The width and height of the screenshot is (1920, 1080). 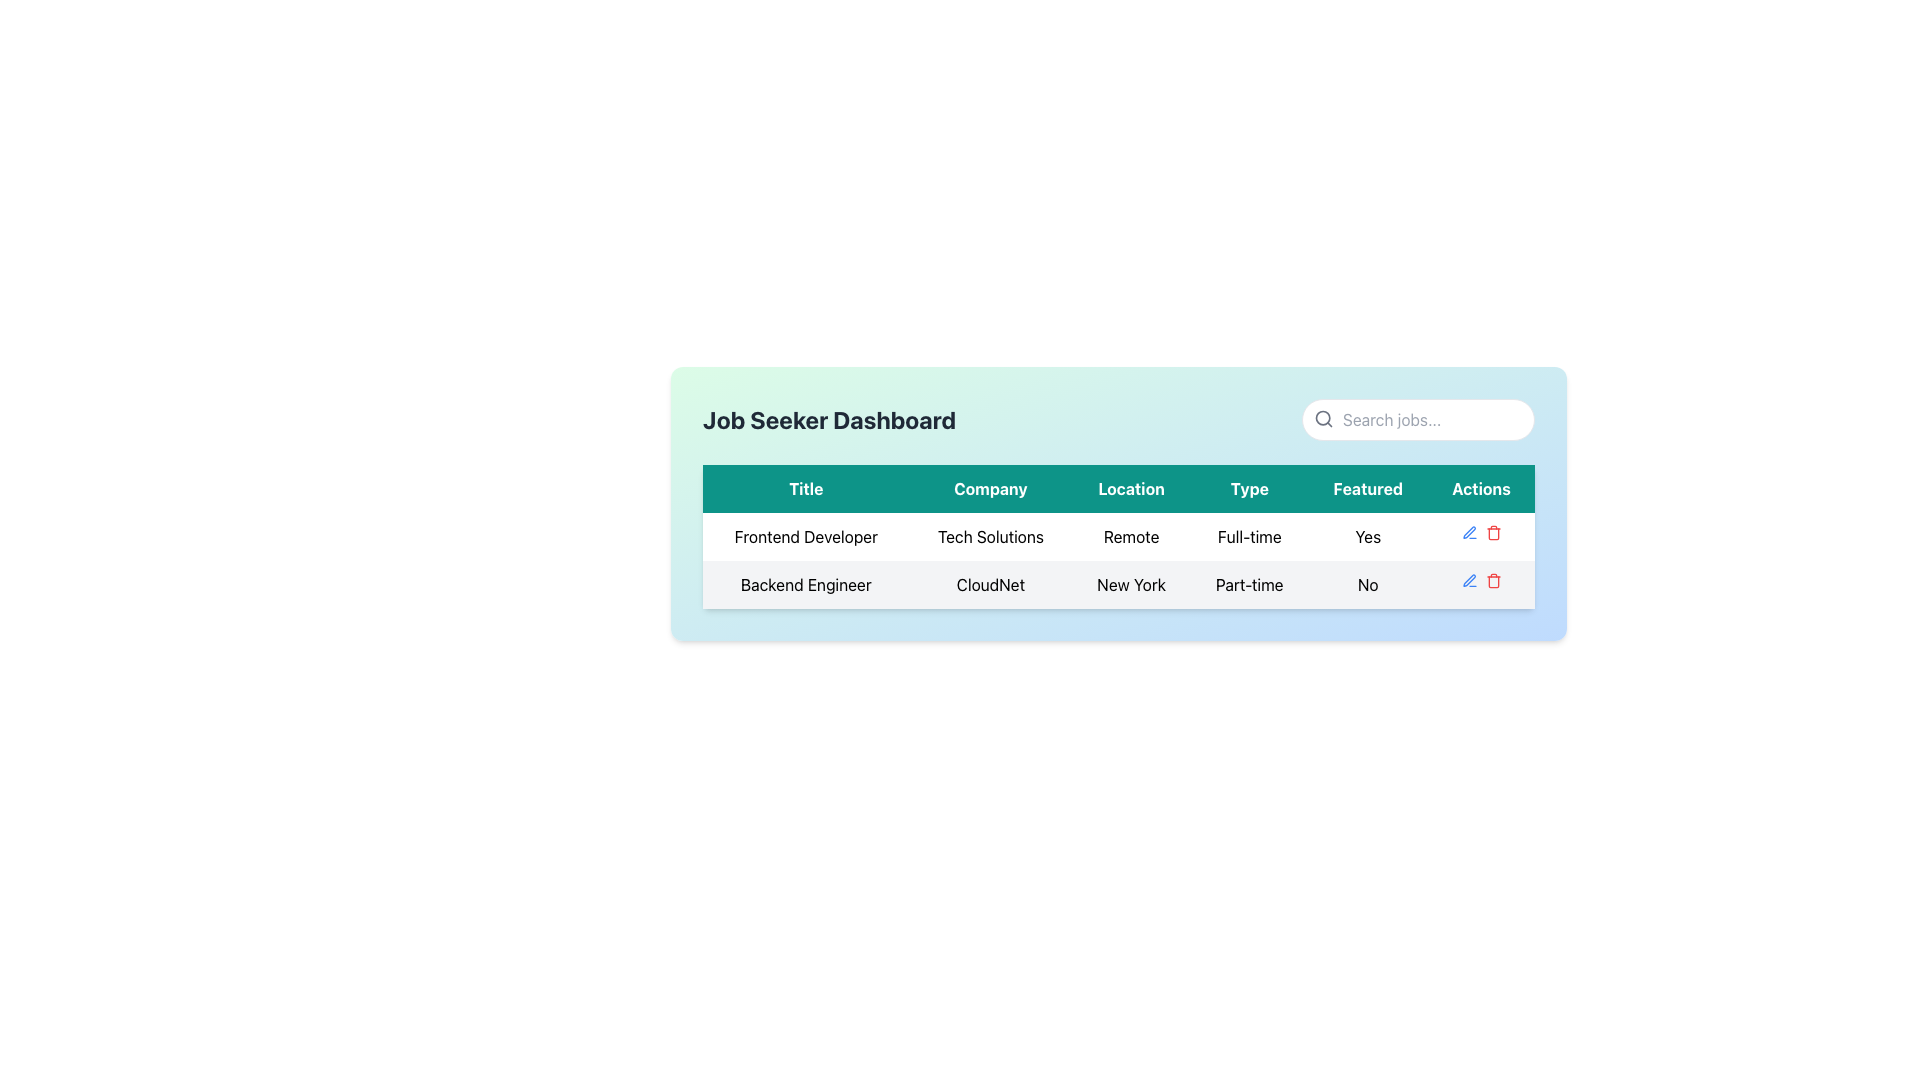 I want to click on the edit icon represented by a pen in the Actions column of the last row, so click(x=1469, y=531).